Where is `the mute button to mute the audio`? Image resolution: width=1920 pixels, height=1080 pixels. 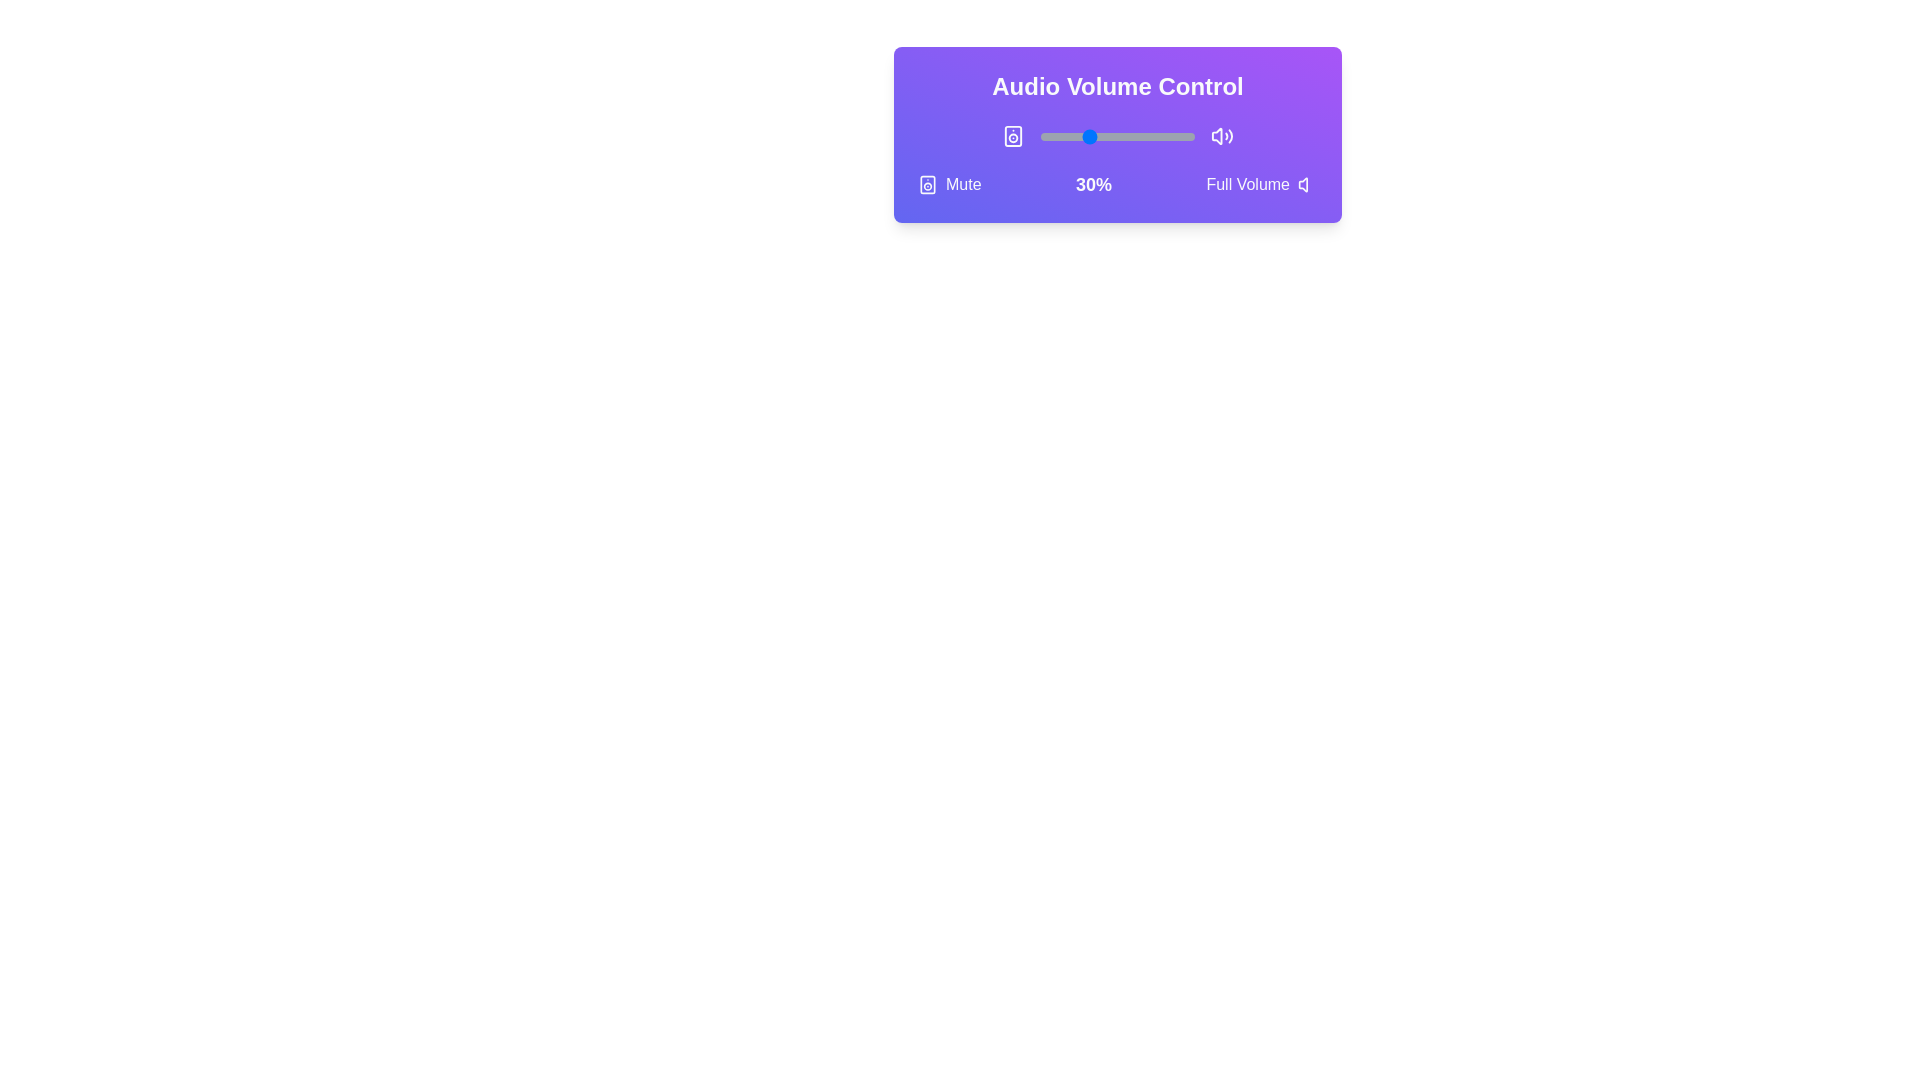
the mute button to mute the audio is located at coordinates (948, 185).